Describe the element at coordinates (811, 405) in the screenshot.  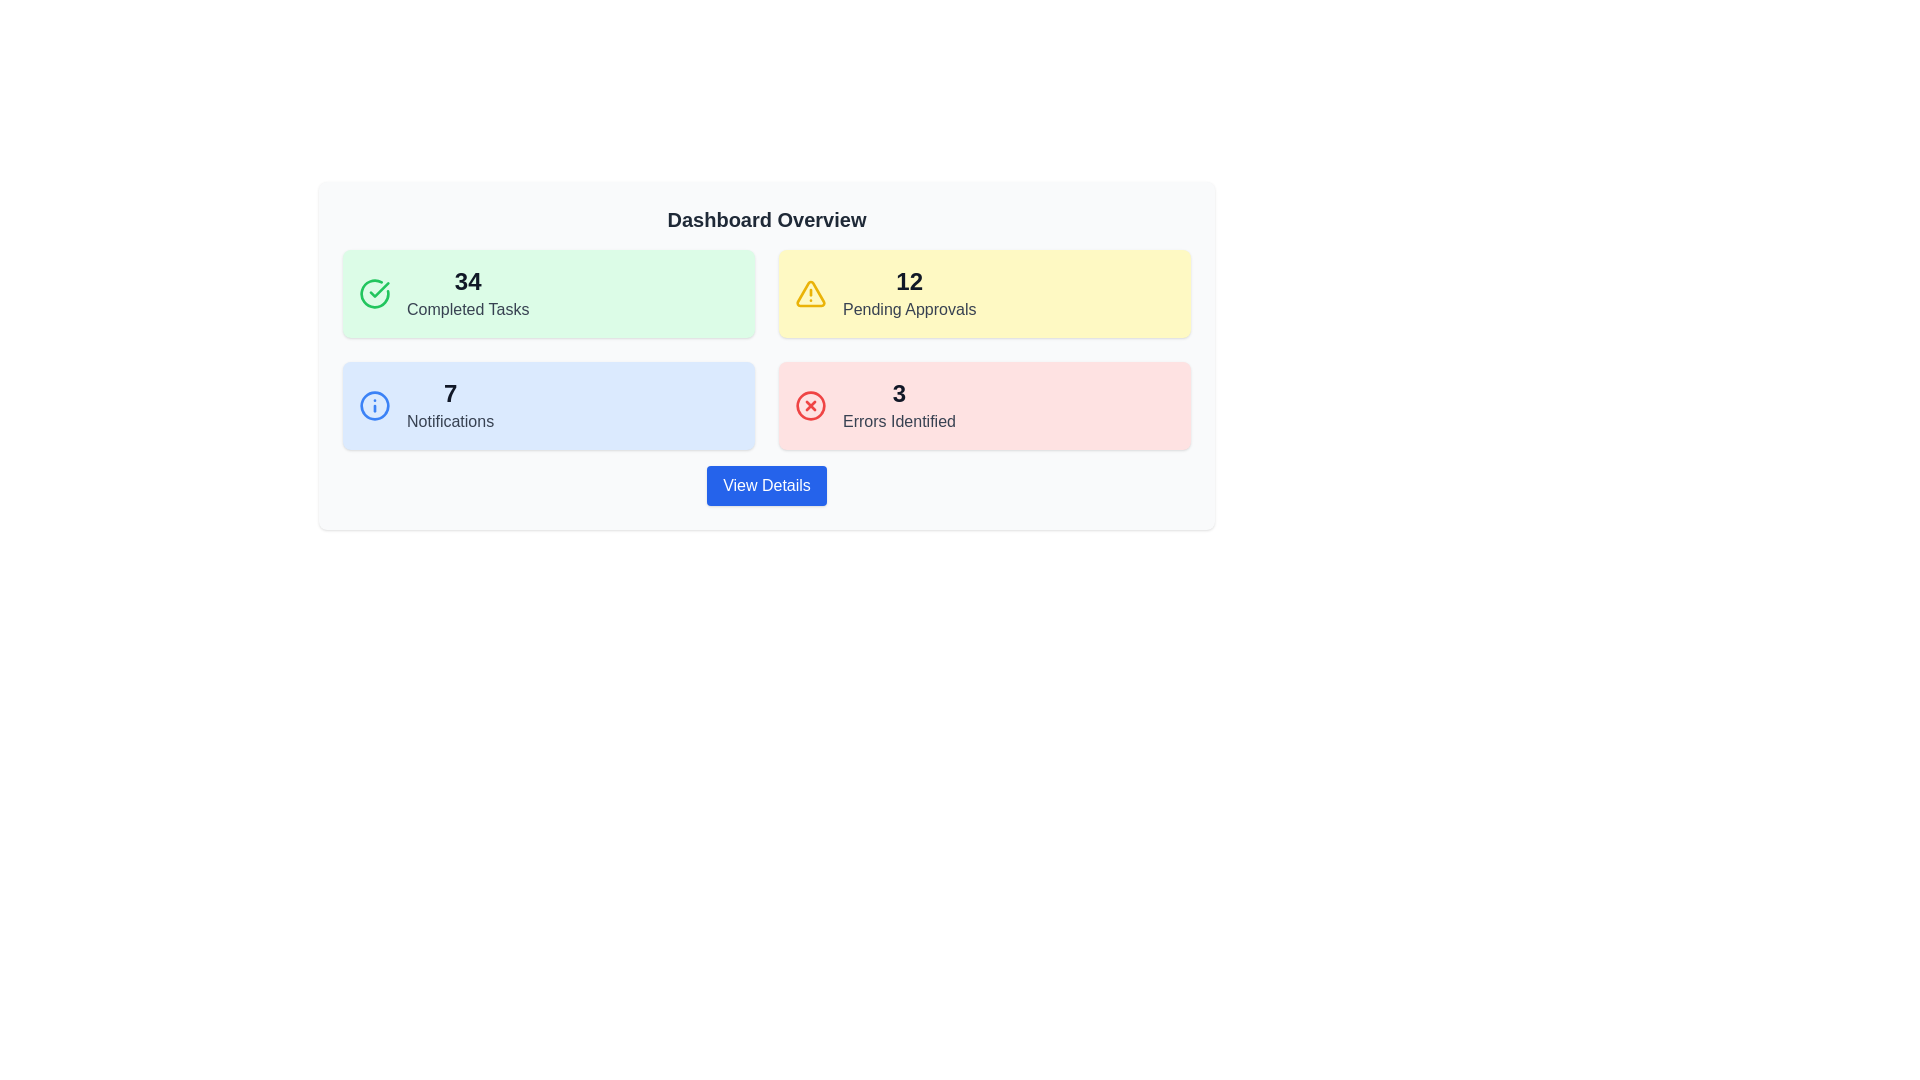
I see `the error indication represented by the icon located in the bottom-right section titled 'Errors Identified', which is centered adjacent to the number '3'` at that location.